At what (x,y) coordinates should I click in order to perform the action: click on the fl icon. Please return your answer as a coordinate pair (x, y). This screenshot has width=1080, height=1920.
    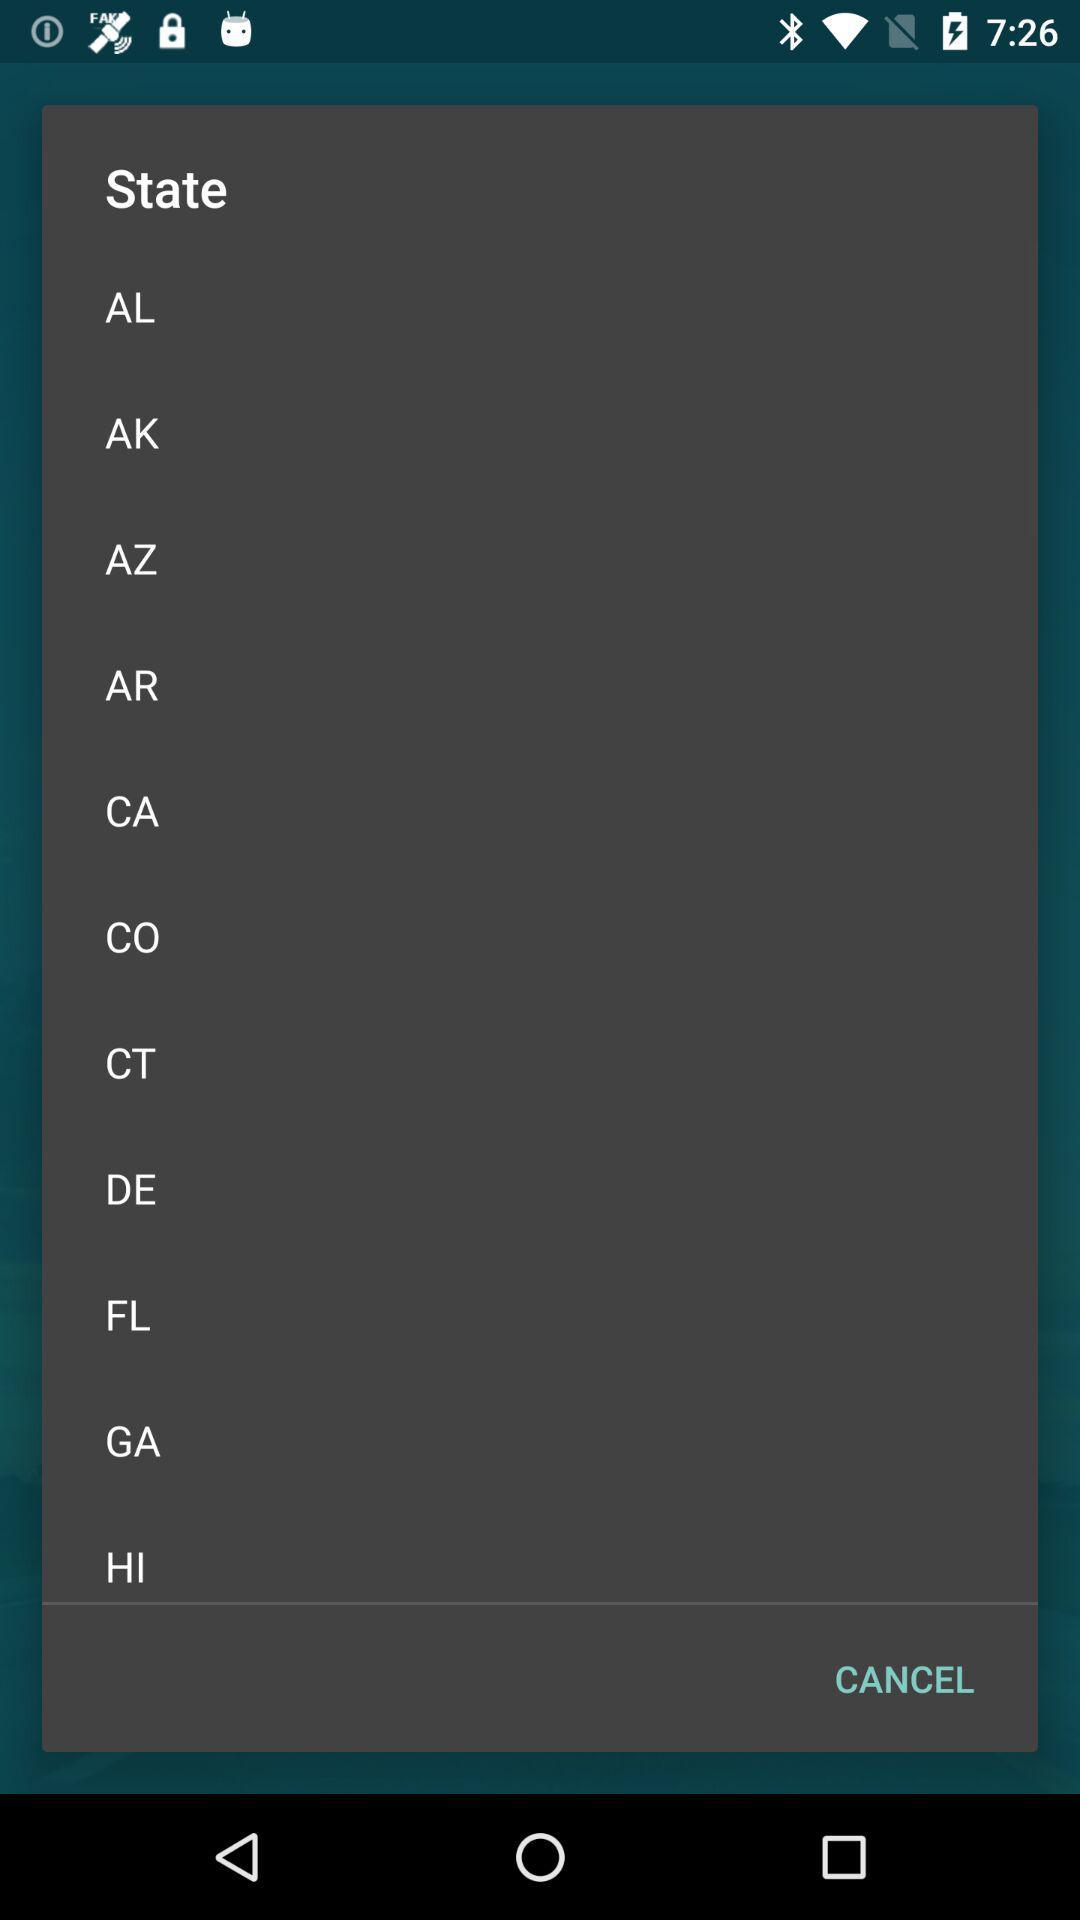
    Looking at the image, I should click on (540, 1314).